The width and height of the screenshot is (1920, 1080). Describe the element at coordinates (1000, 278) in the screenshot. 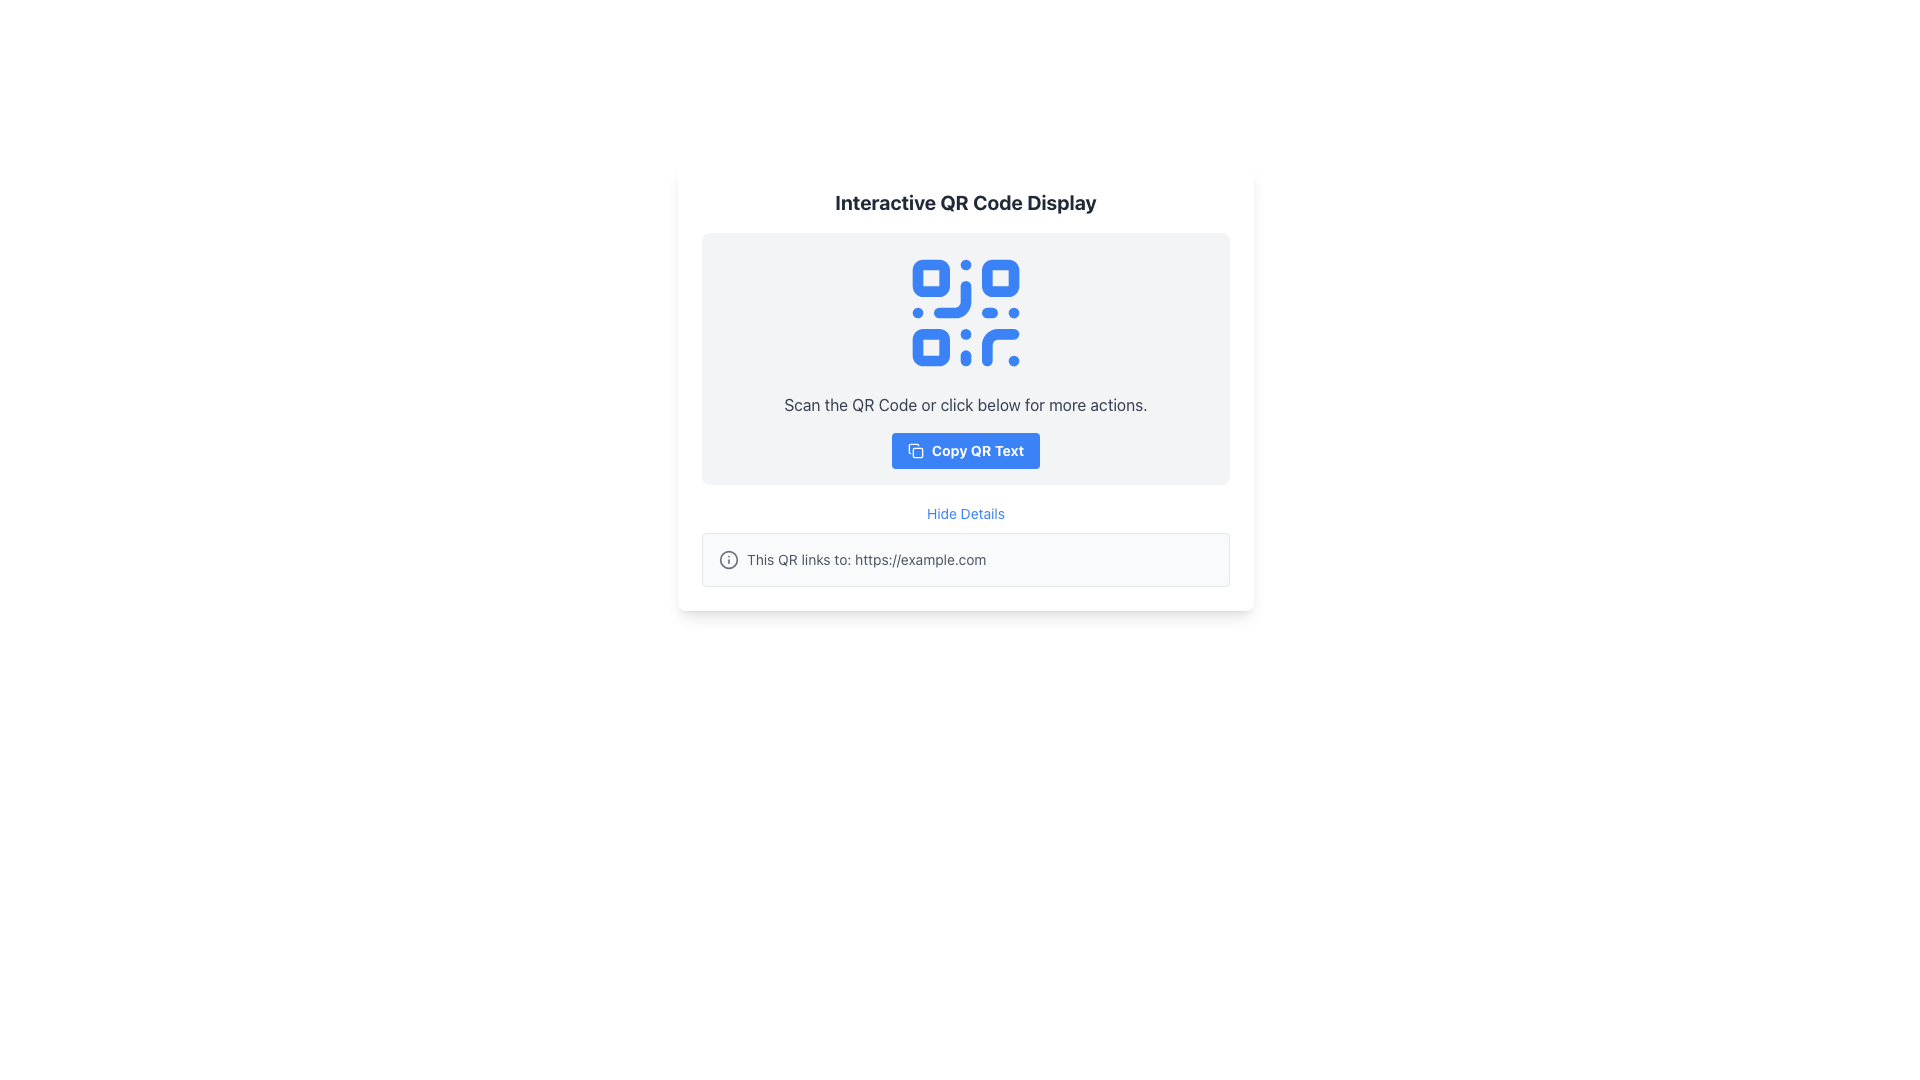

I see `the Decorative QR code square, which is a small, blue, rounded square located at the top right of the QR code graphic` at that location.